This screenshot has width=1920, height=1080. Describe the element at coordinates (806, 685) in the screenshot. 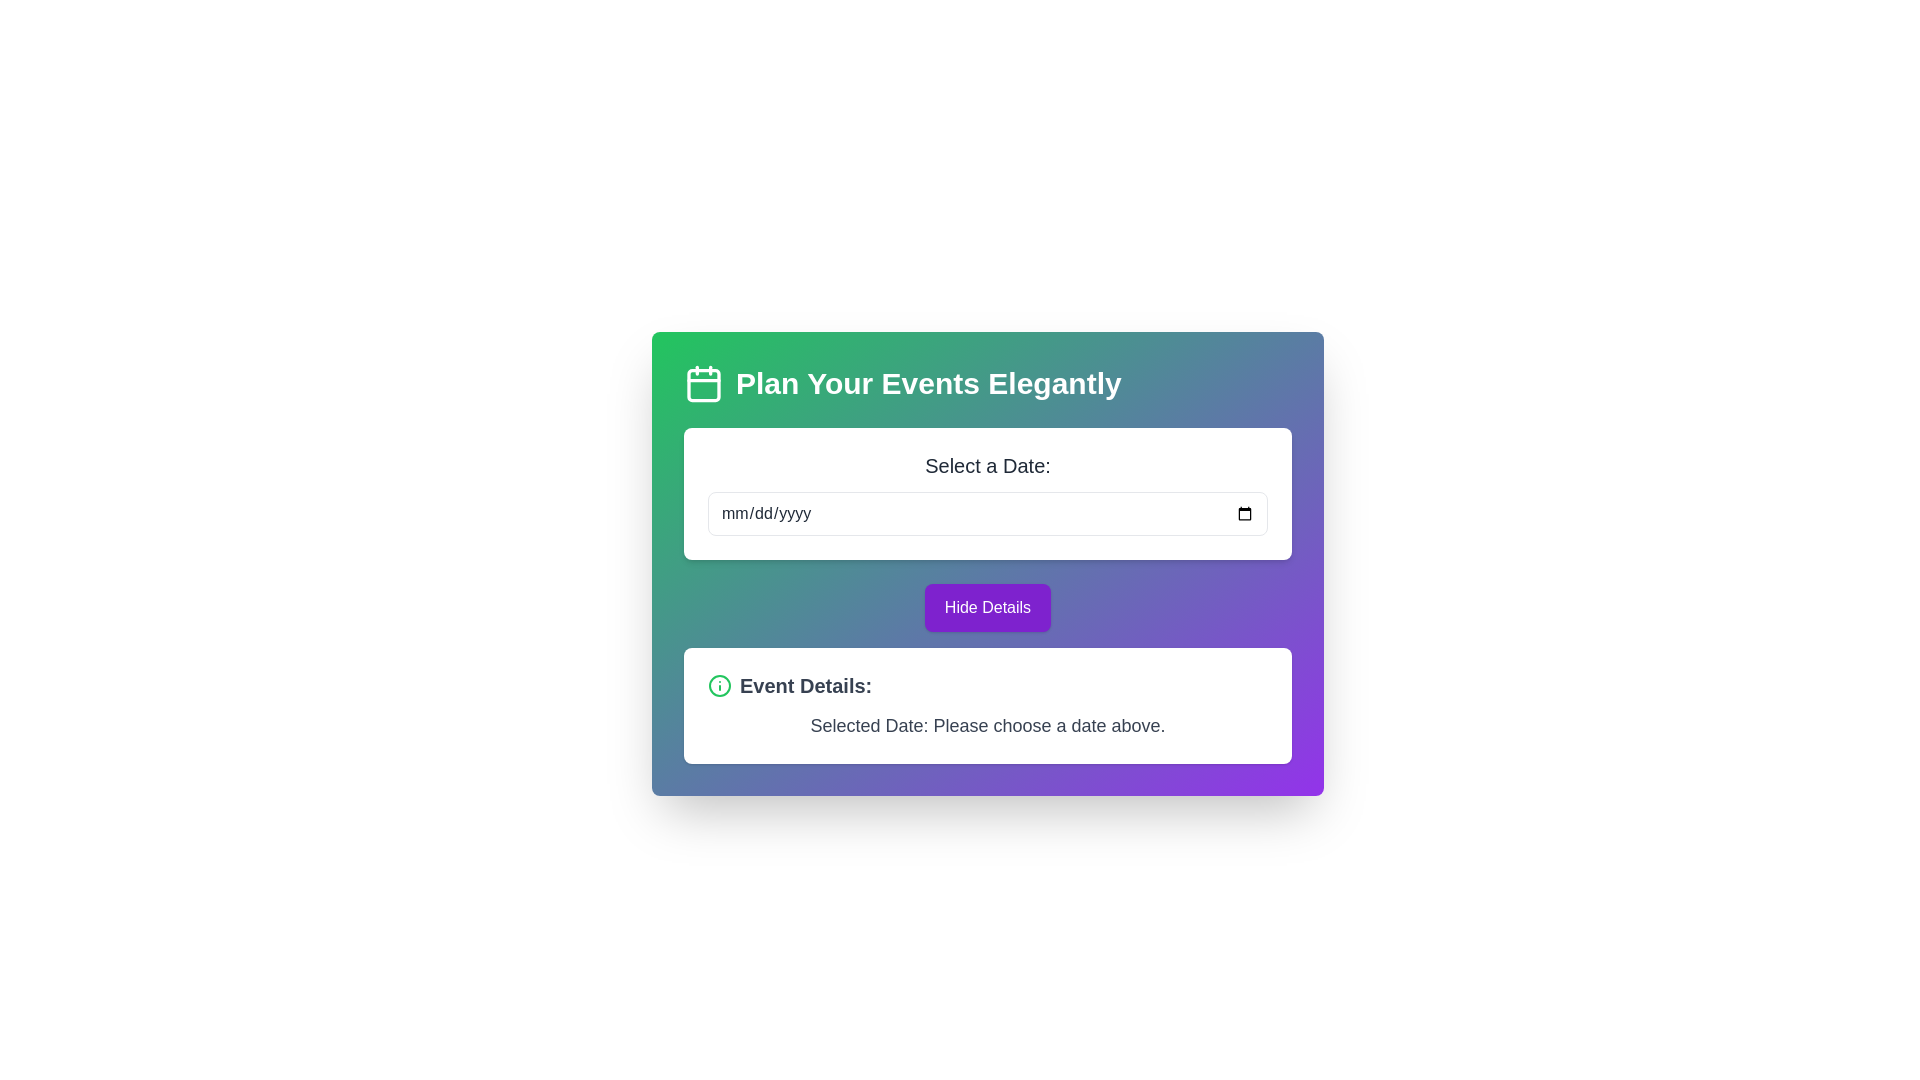

I see `the text label positioned below the purple 'Hide Details' button, which serves as a heading for the details section` at that location.